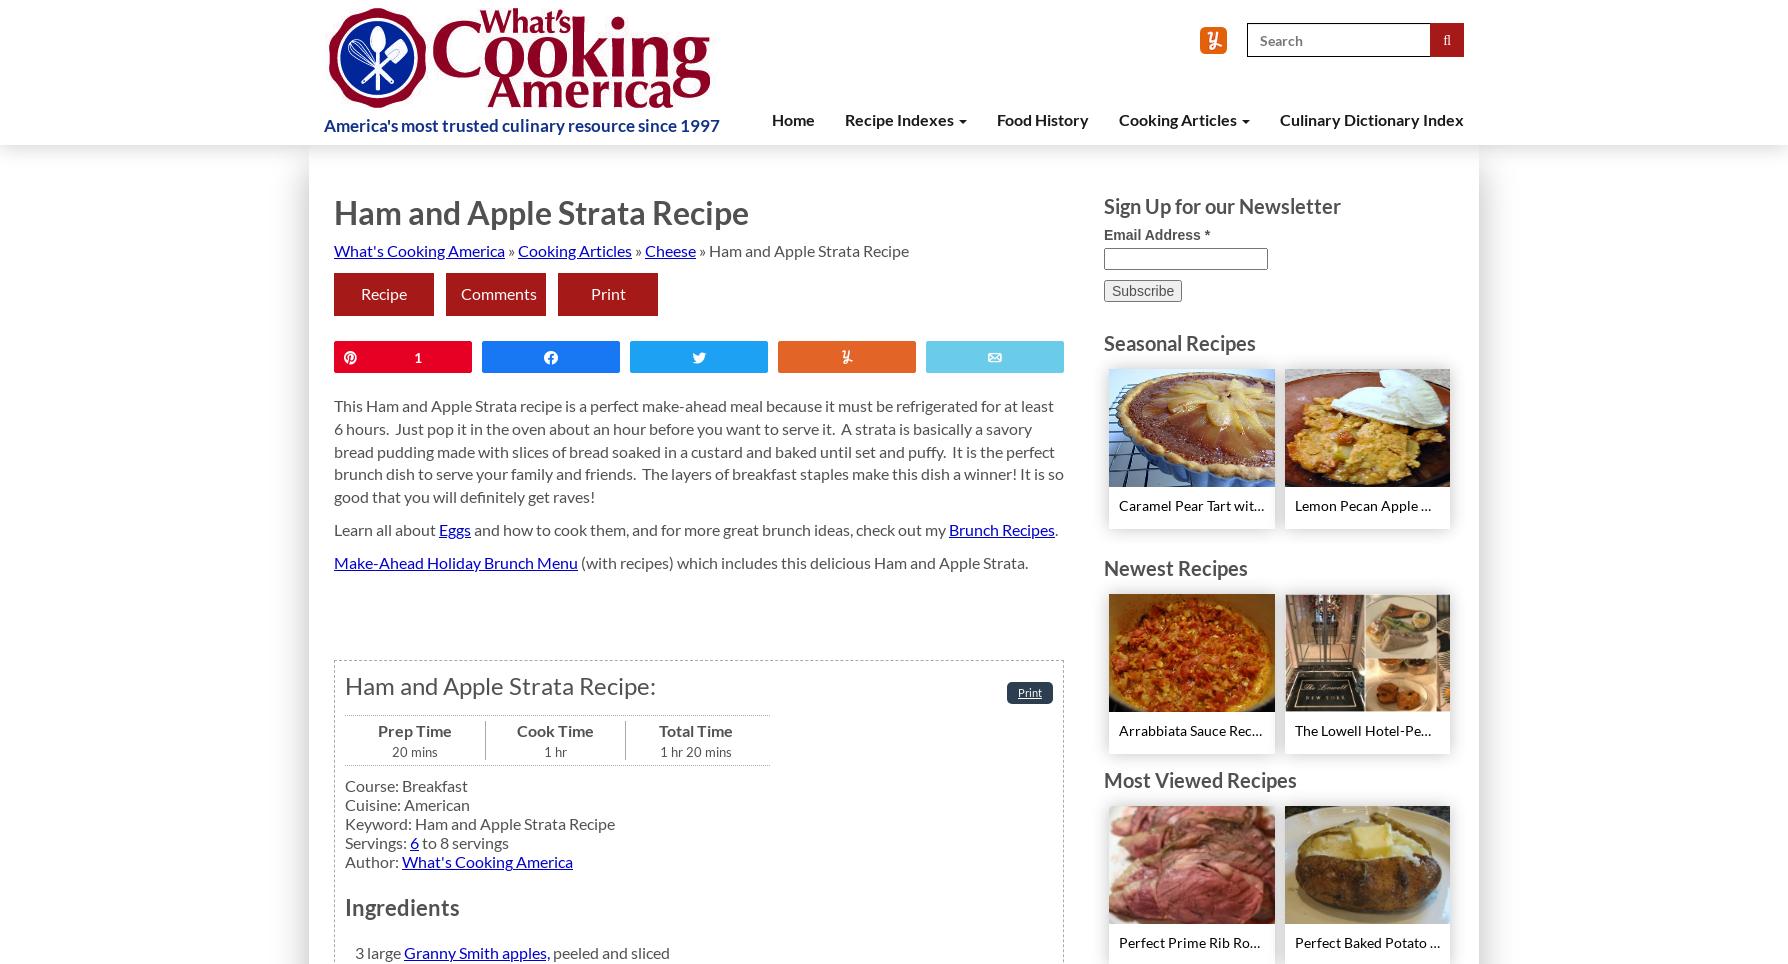  Describe the element at coordinates (844, 118) in the screenshot. I see `'Recipe Indexes'` at that location.